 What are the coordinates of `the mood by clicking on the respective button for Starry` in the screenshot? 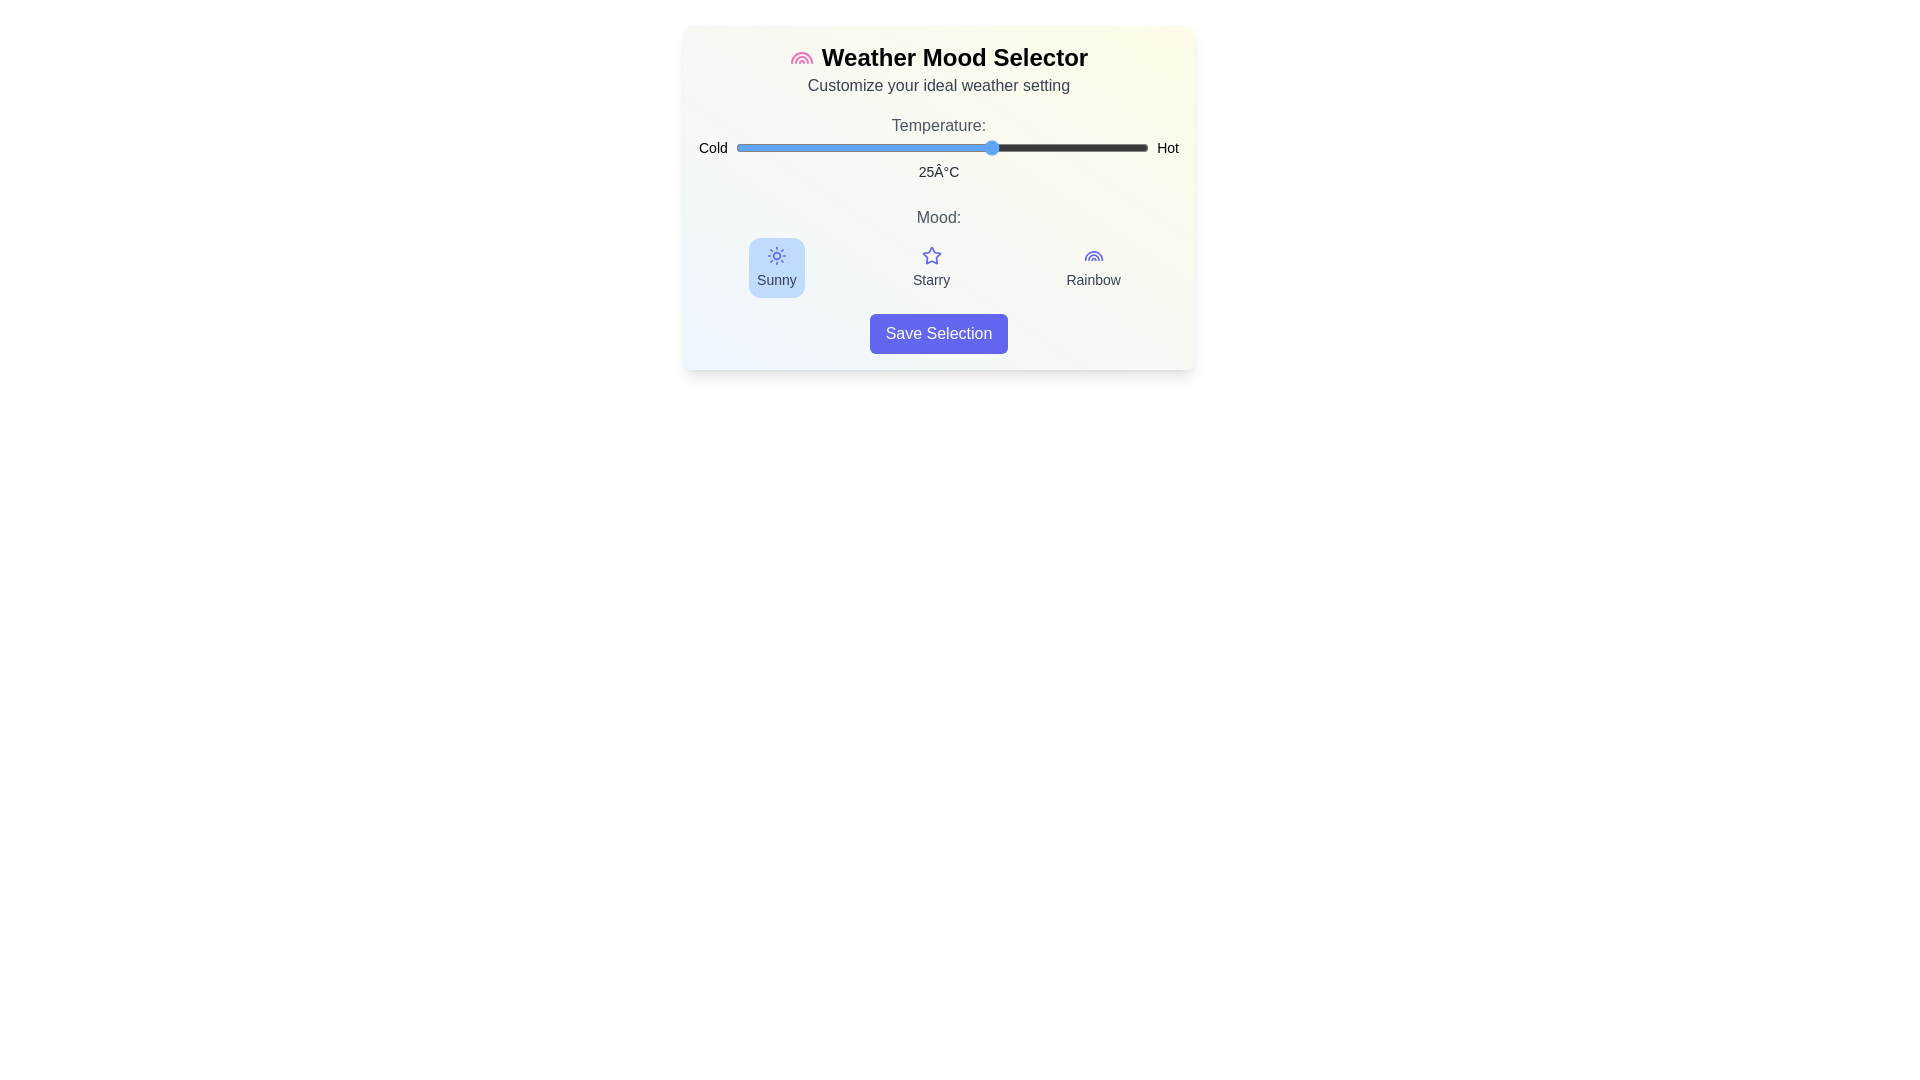 It's located at (930, 266).